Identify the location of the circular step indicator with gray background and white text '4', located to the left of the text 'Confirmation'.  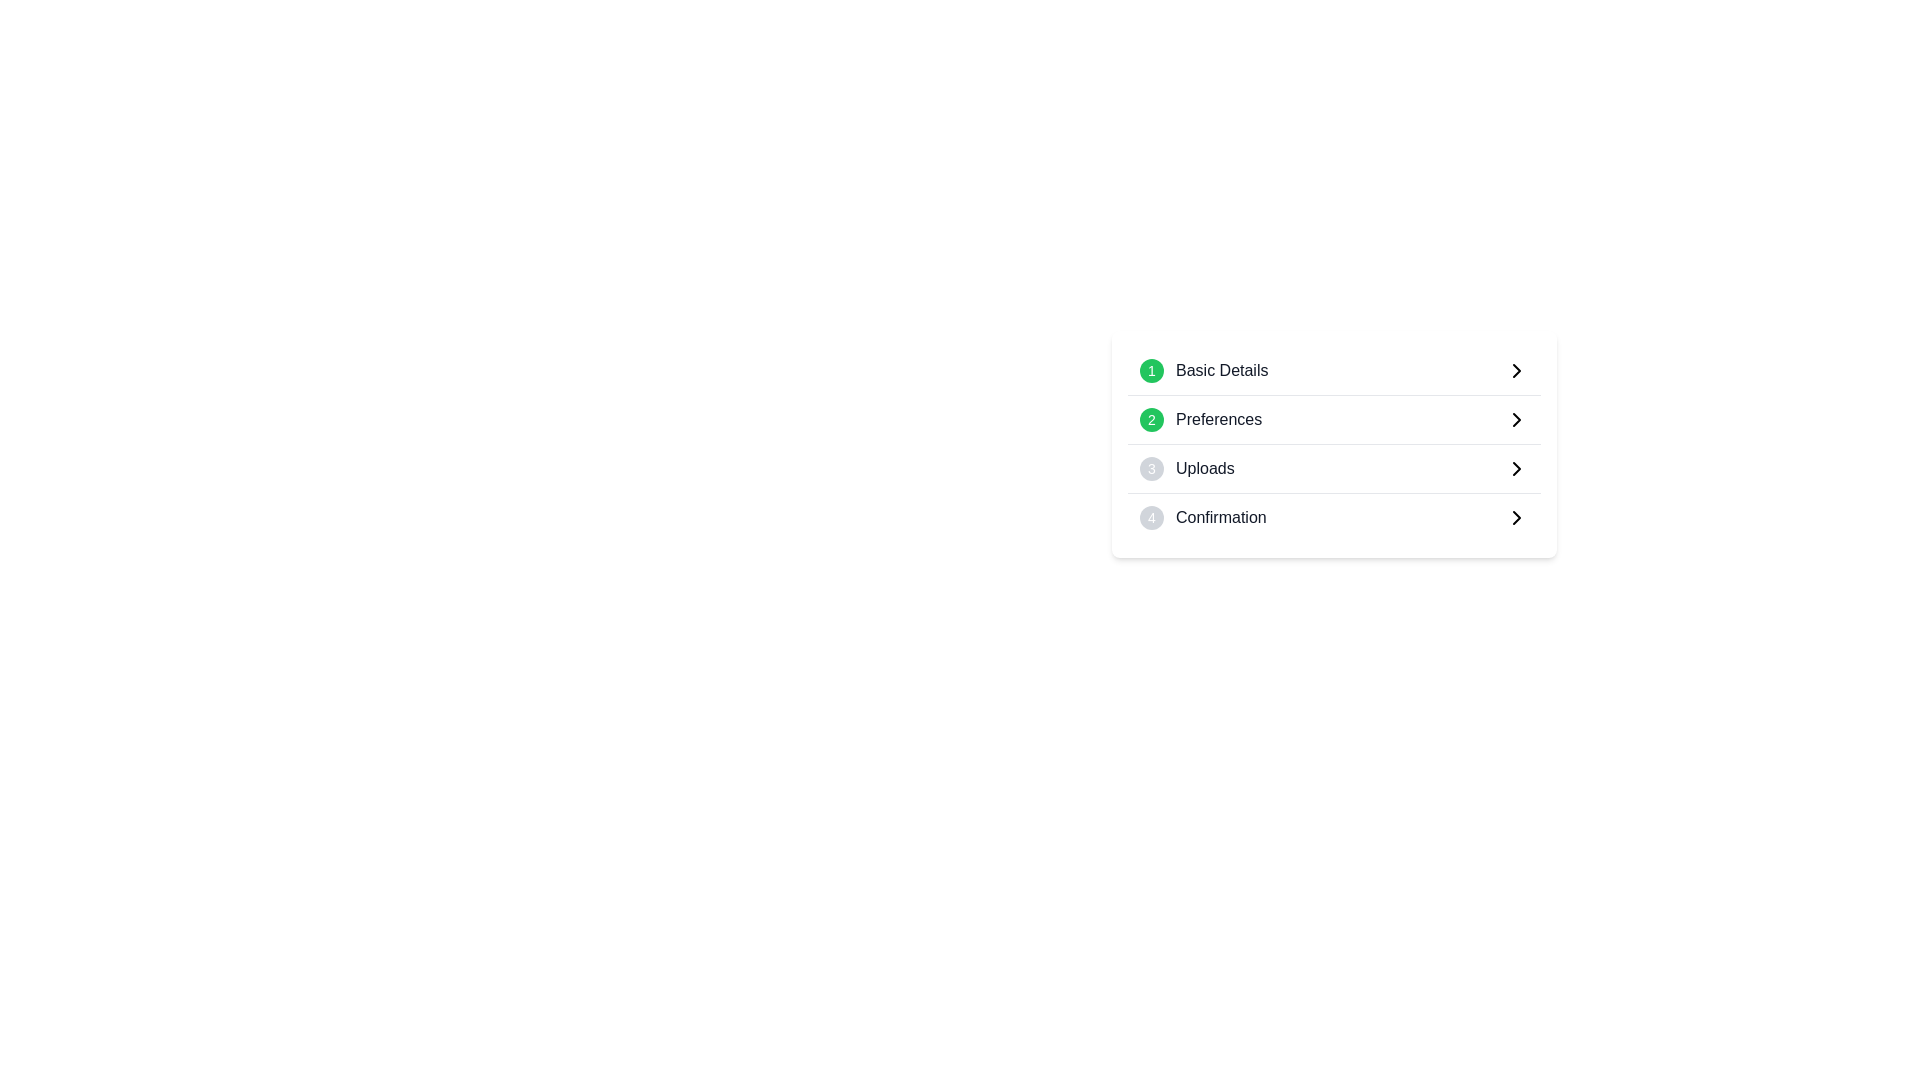
(1152, 516).